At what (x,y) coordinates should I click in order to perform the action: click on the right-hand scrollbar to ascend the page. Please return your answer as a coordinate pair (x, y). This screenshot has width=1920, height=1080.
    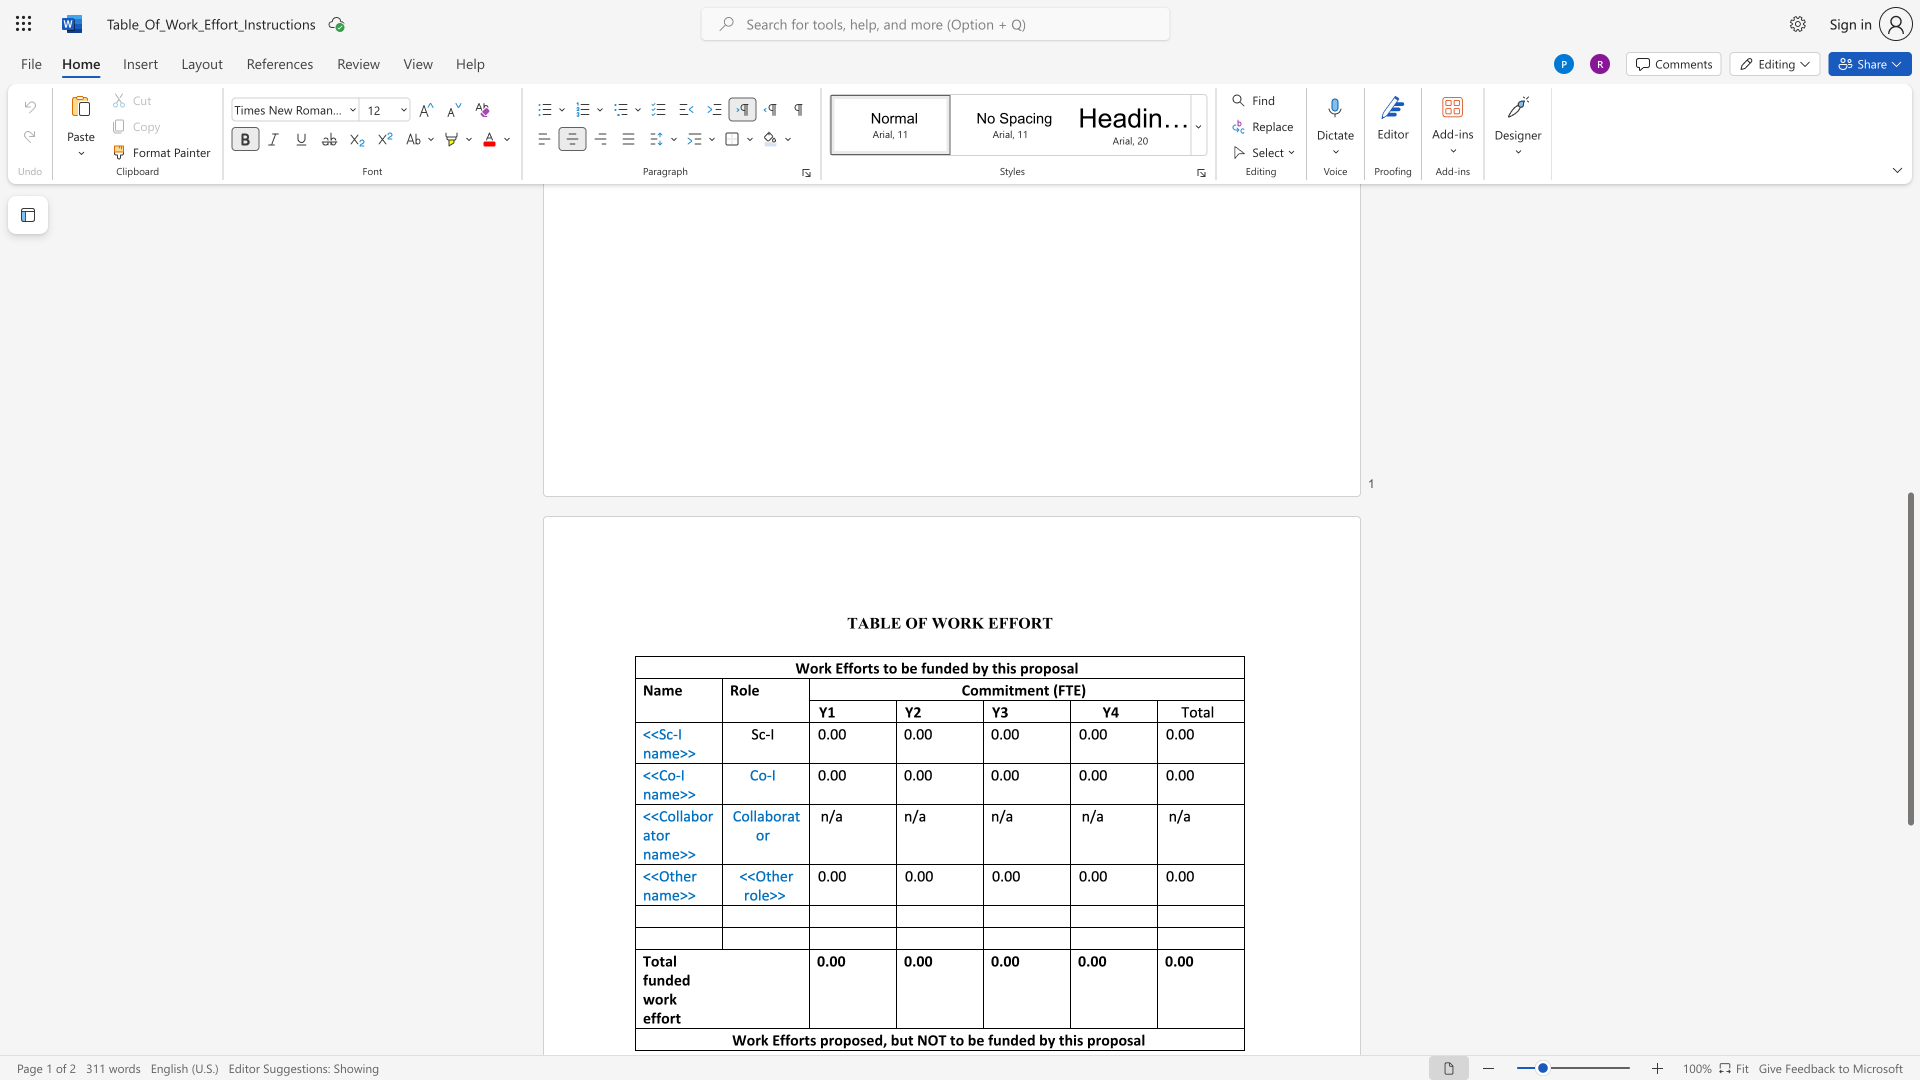
    Looking at the image, I should click on (1909, 329).